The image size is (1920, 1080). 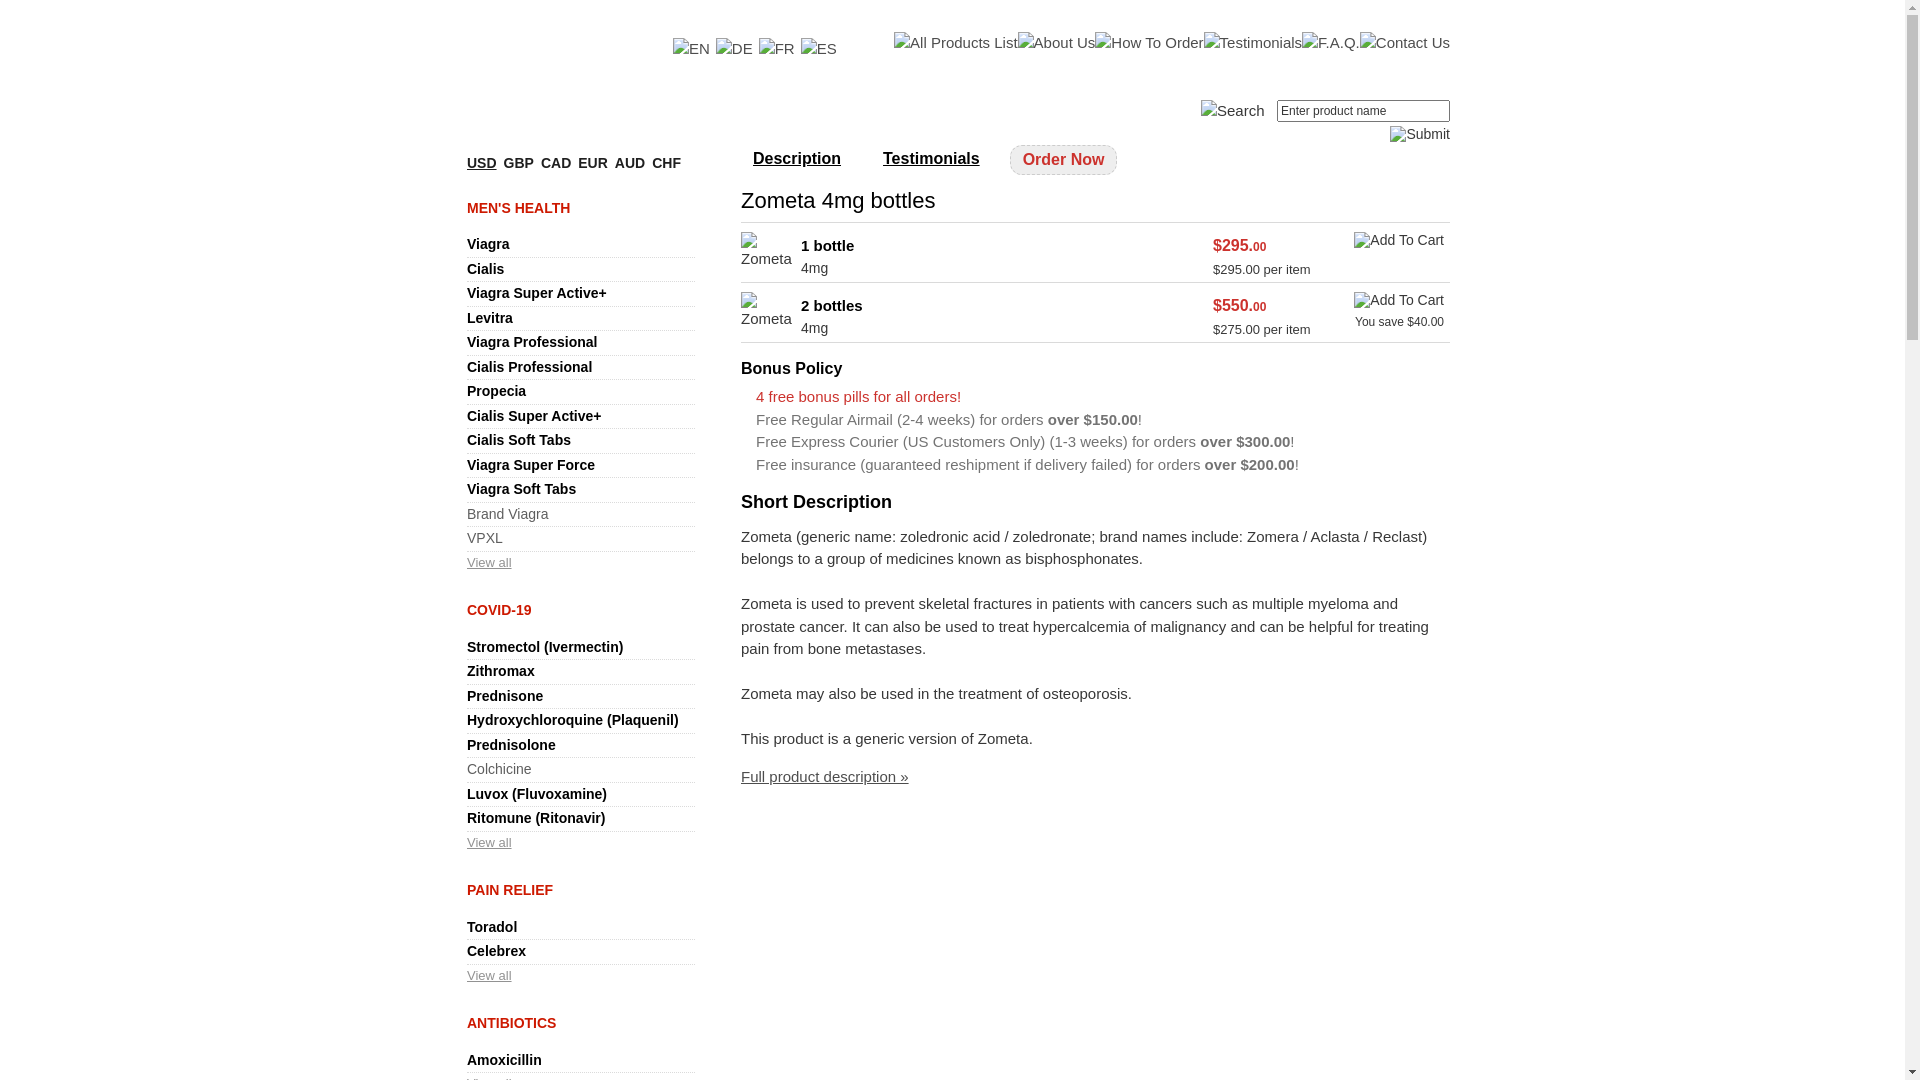 I want to click on 'MEN'S HEALTH', so click(x=518, y=208).